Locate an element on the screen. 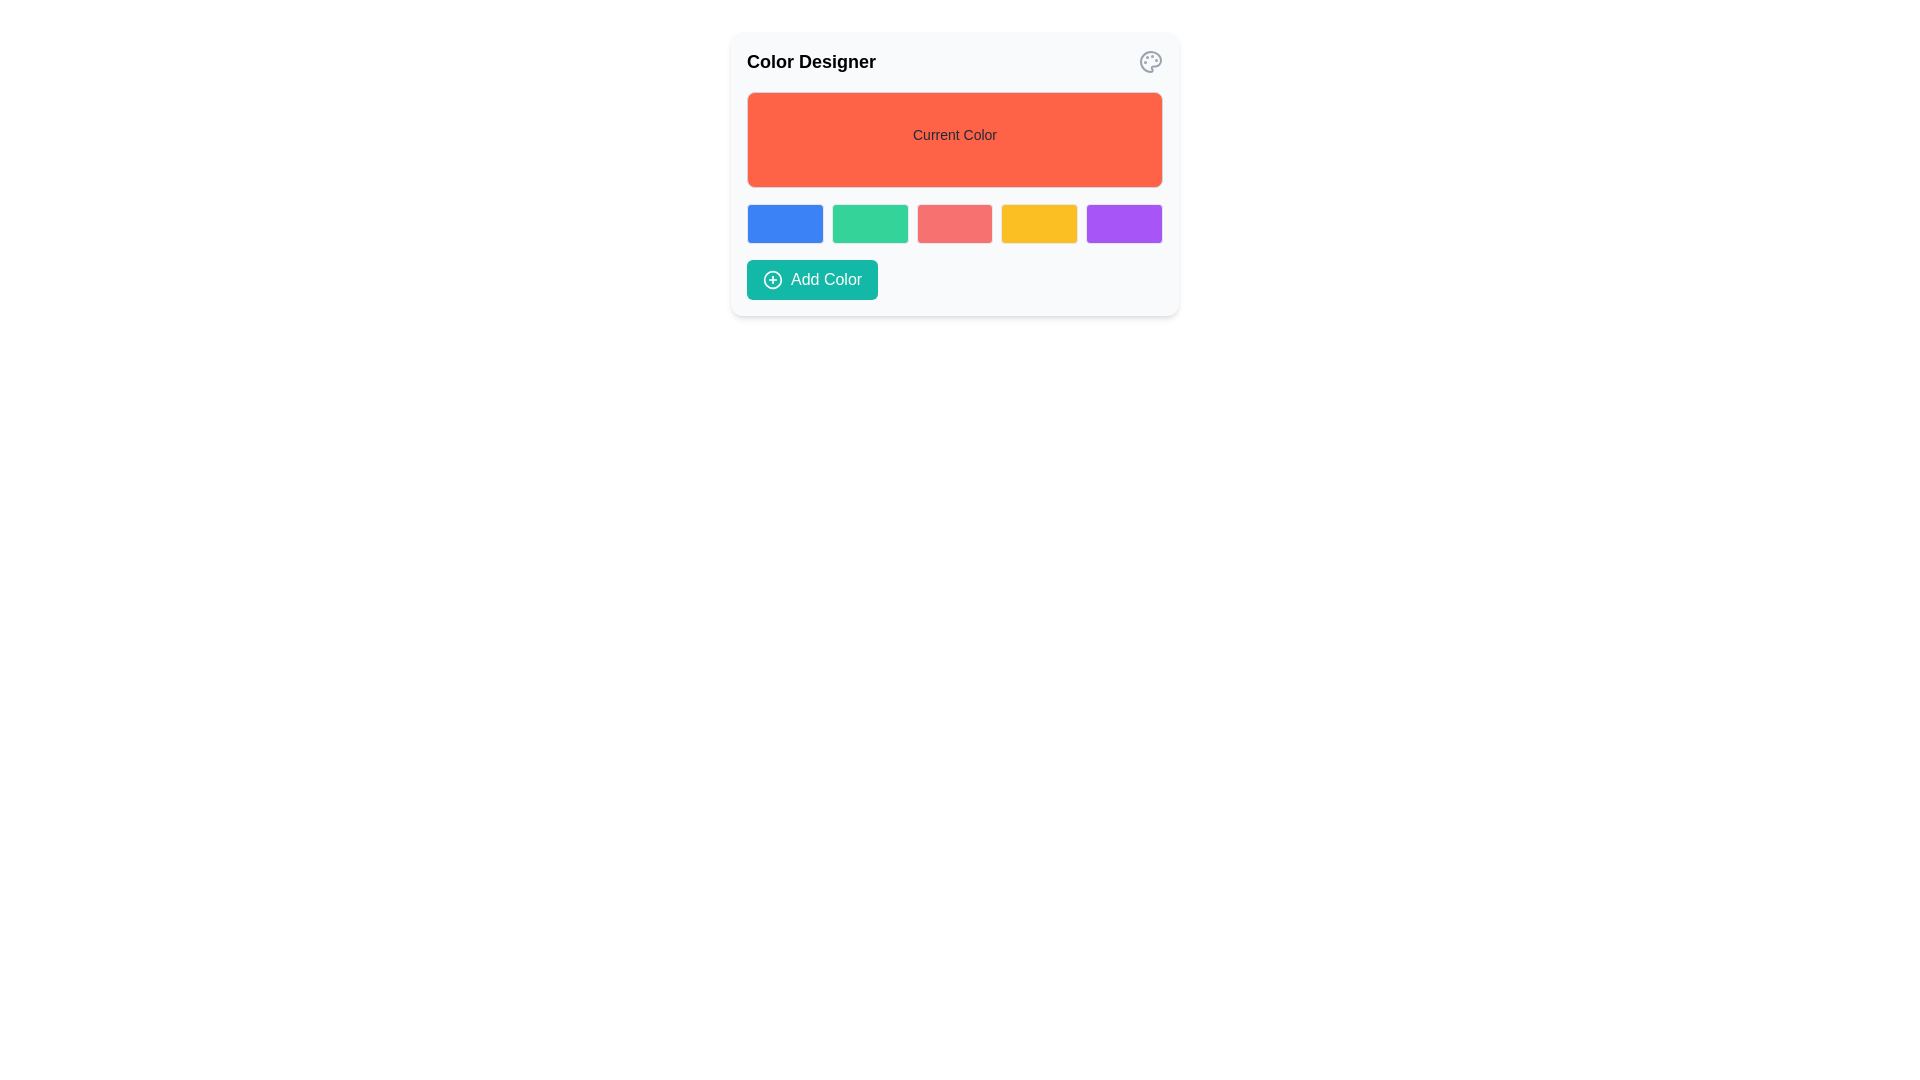  the second rectangular button with a green background in the 'Color Designer' interface is located at coordinates (870, 223).